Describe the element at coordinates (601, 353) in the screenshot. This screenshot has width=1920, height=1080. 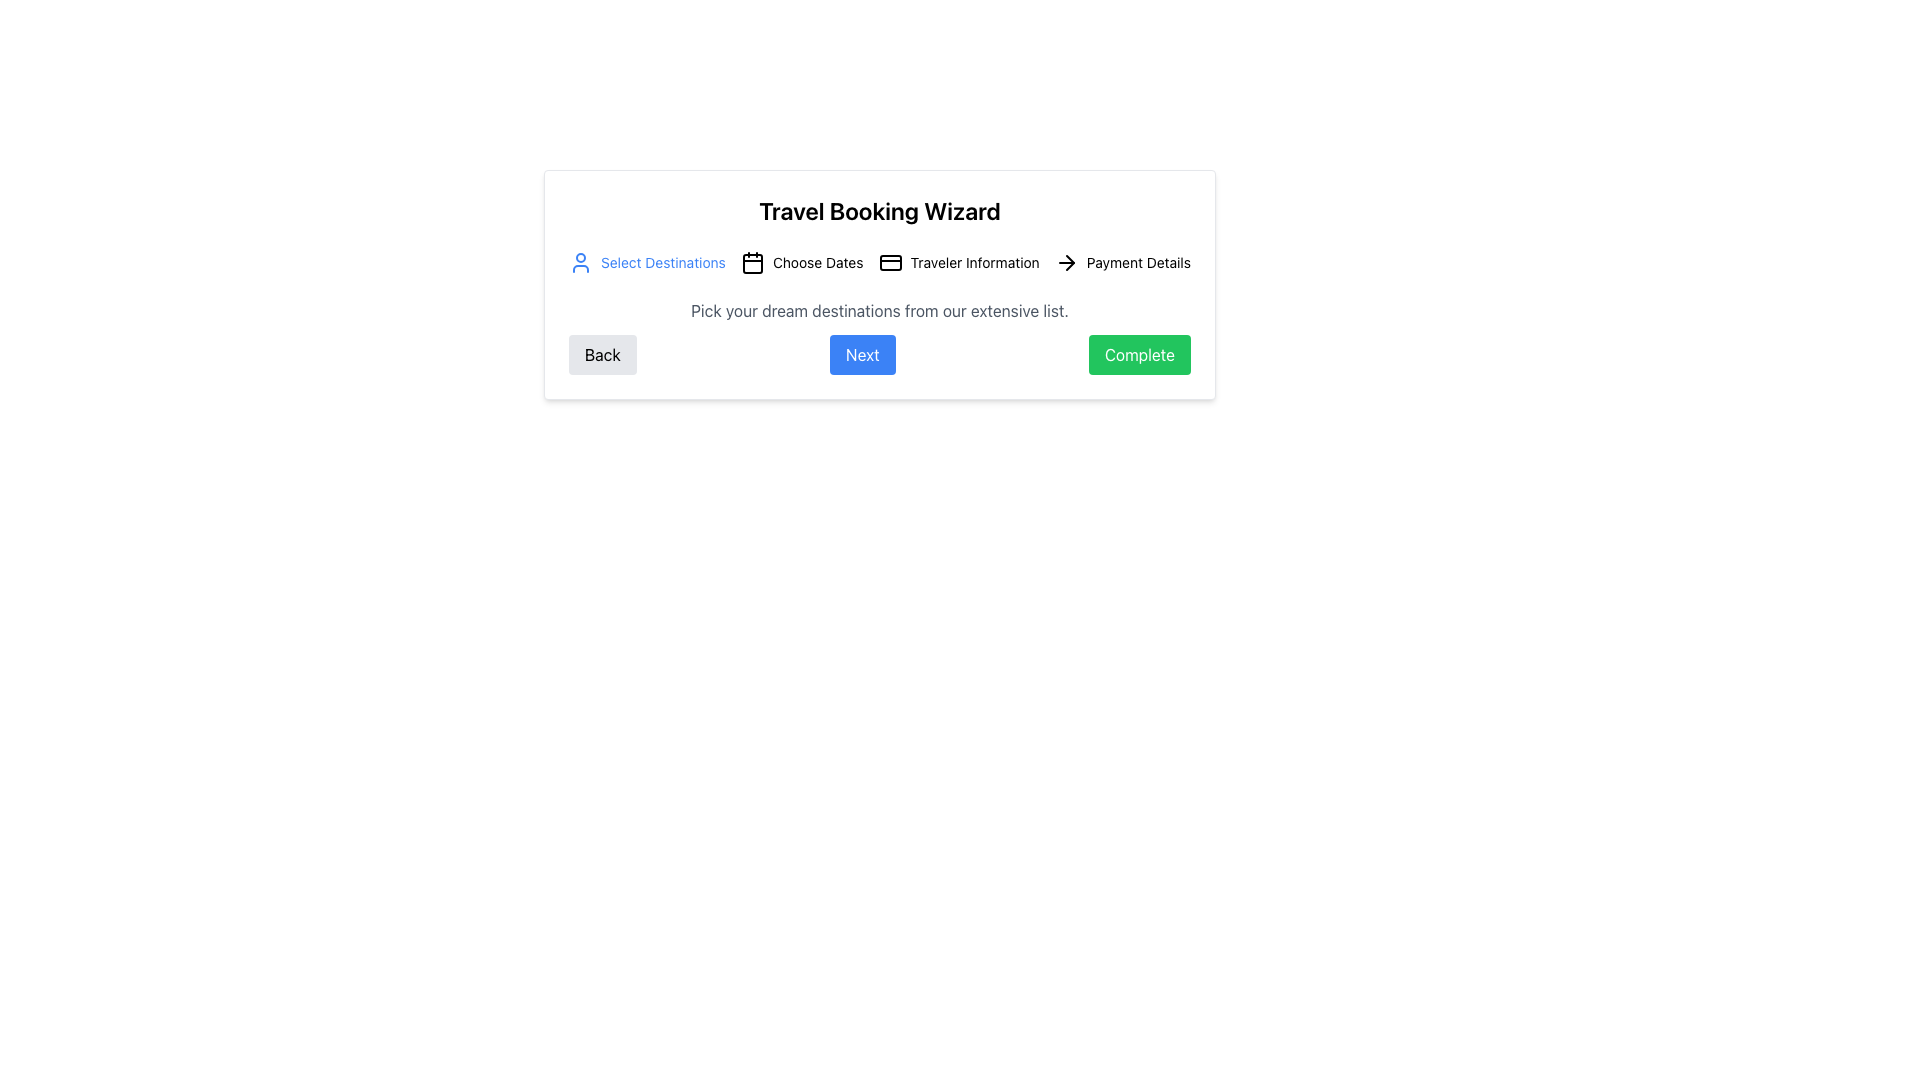
I see `the 'Back' button in the horizontal navigation bar below the 'Travel Booking Wizard' title` at that location.